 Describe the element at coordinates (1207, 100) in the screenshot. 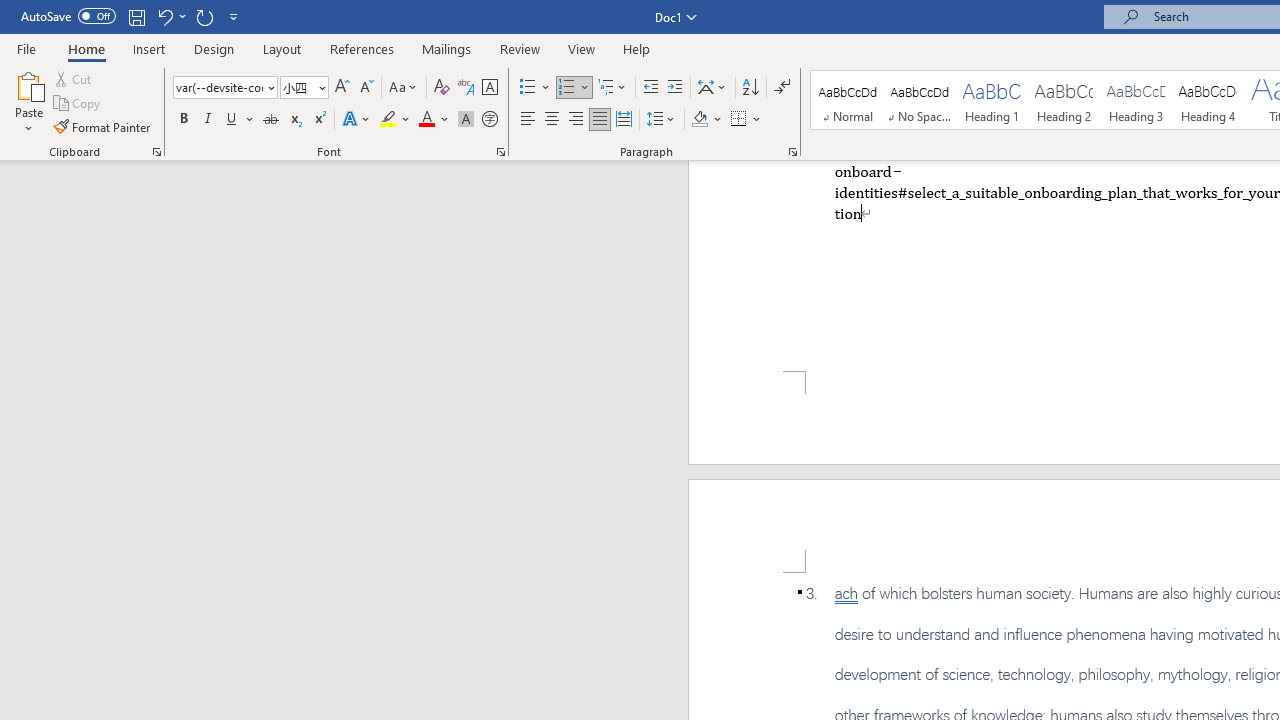

I see `'Heading 4'` at that location.